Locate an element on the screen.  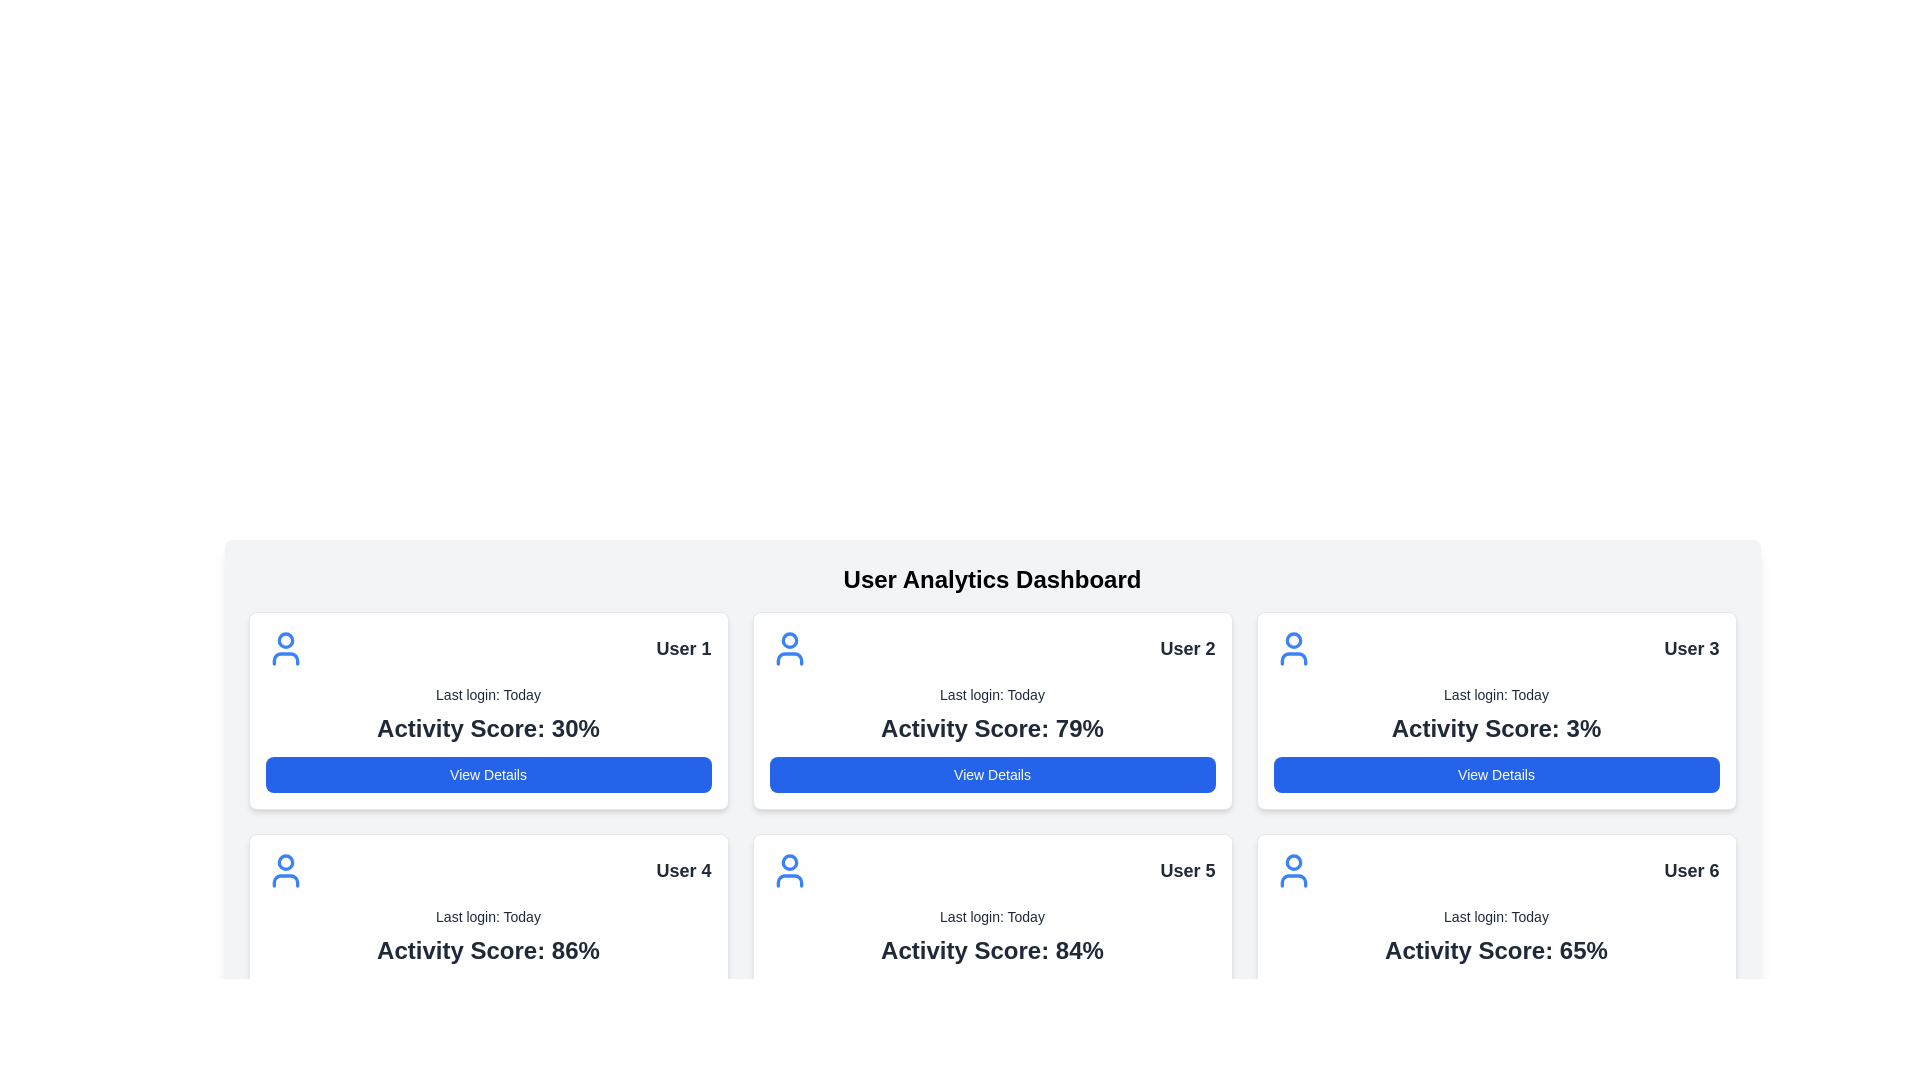
the Information Card displaying details for 'User 2', which is the second card in the first row of a grid layout is located at coordinates (992, 709).